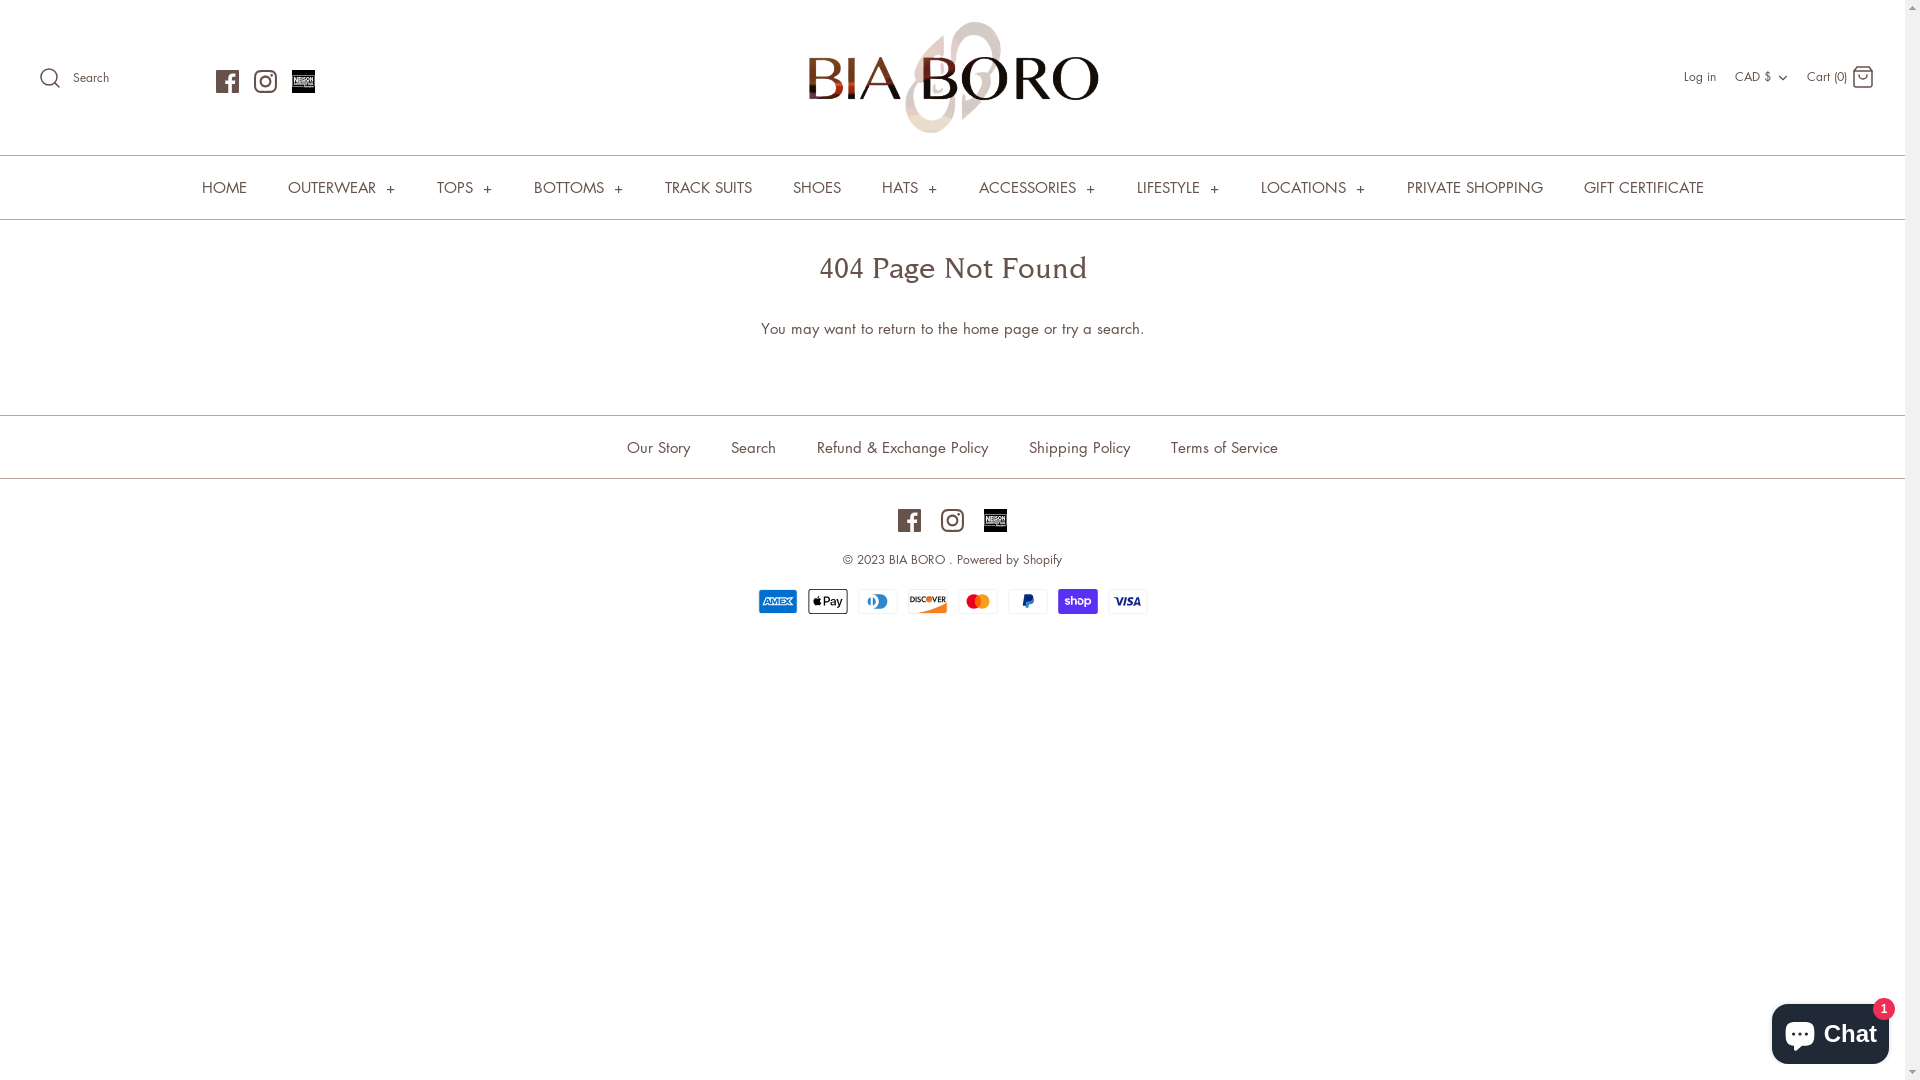 The width and height of the screenshot is (1920, 1080). What do you see at coordinates (268, 187) in the screenshot?
I see `'OUTERWEAR +'` at bounding box center [268, 187].